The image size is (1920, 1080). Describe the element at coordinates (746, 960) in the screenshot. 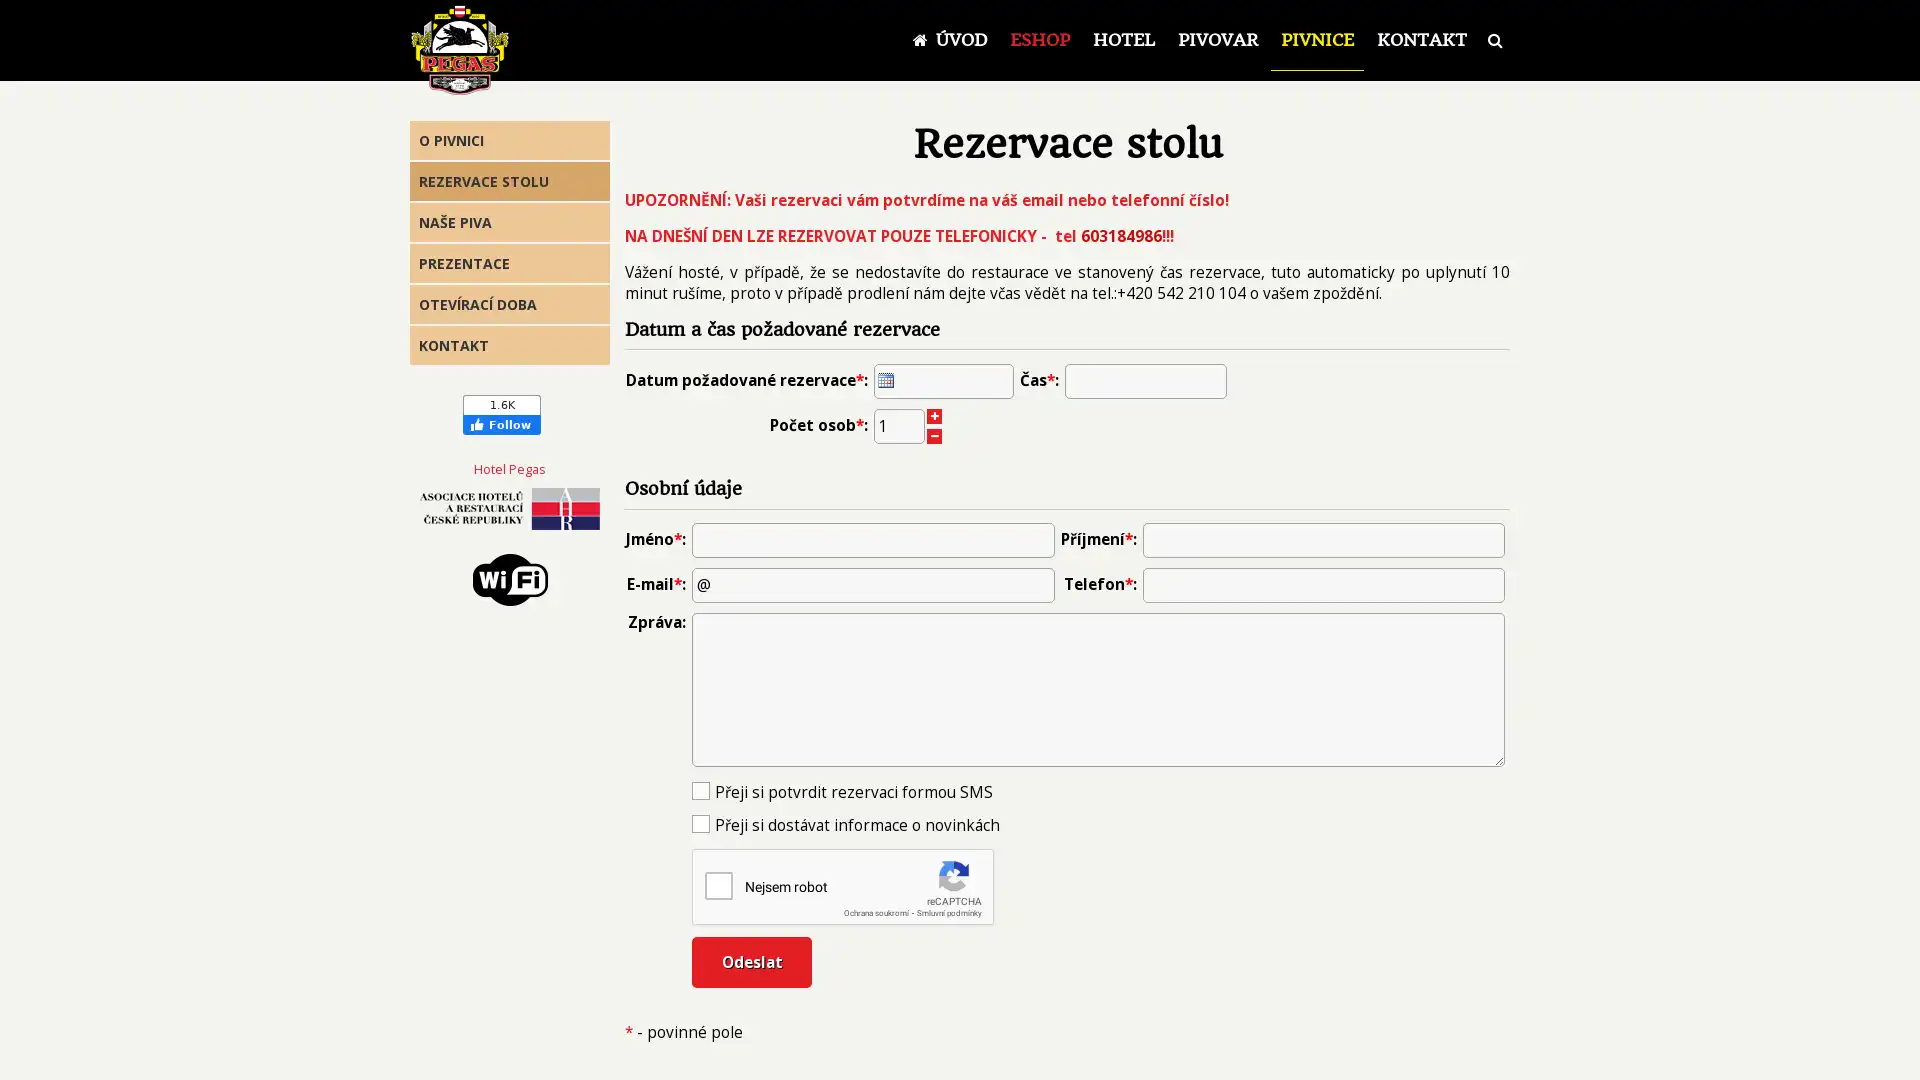

I see `Odeslat` at that location.